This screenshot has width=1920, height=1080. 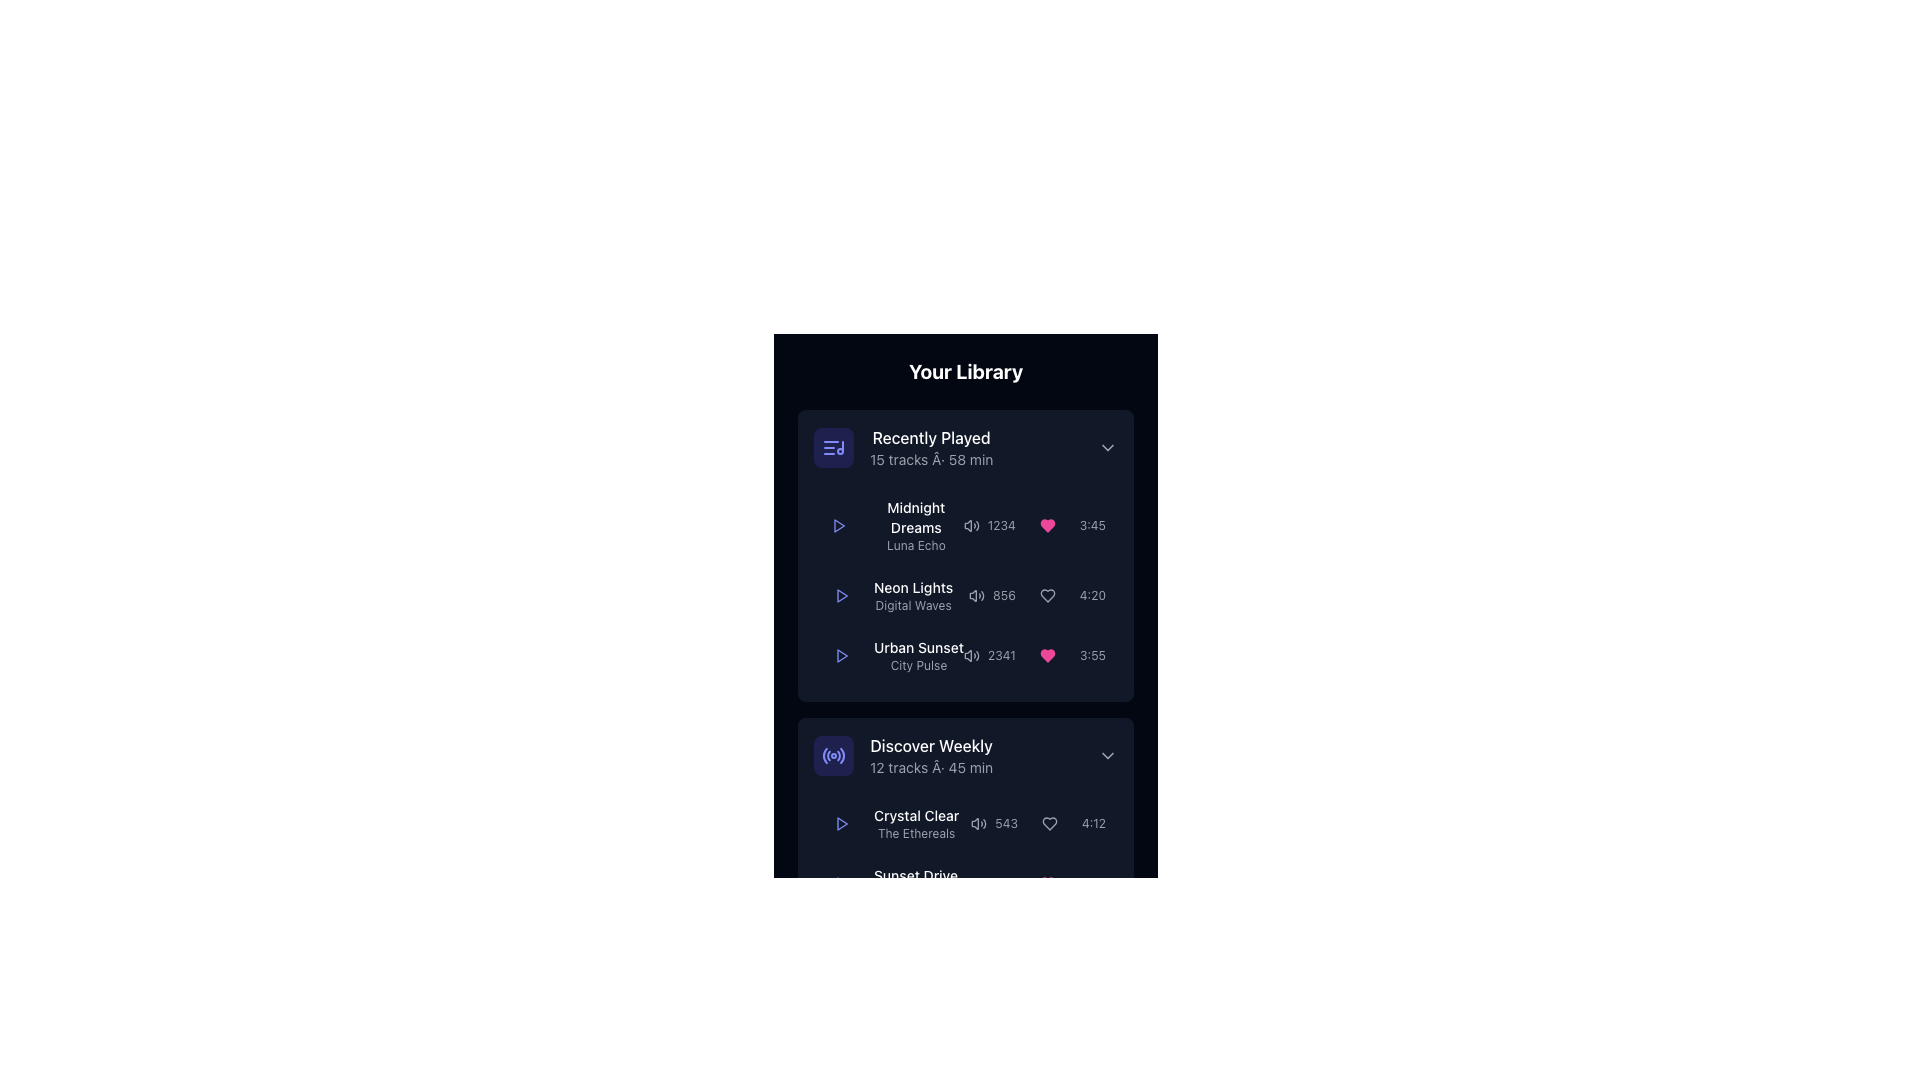 What do you see at coordinates (842, 655) in the screenshot?
I see `the play button icon in the 'Recently Played' section` at bounding box center [842, 655].